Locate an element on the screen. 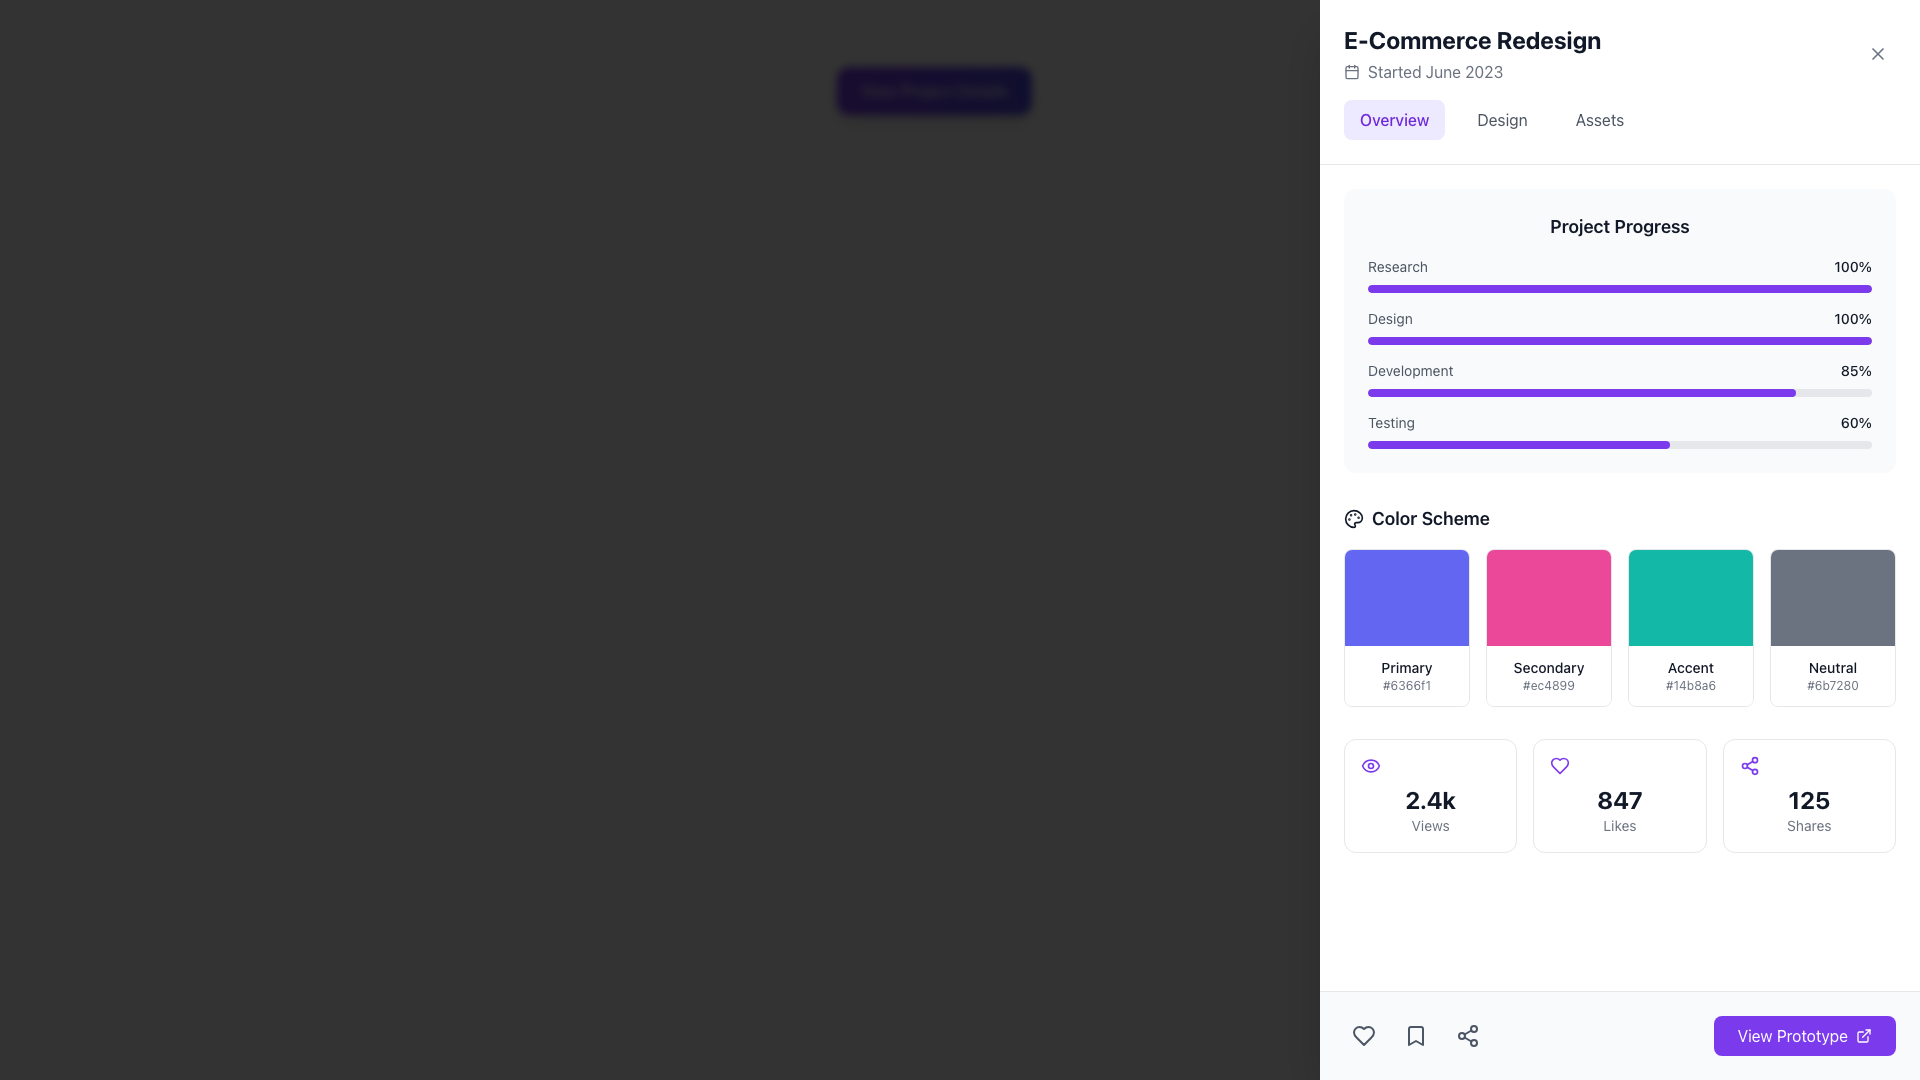  the share icon button located in the bottom toolbar, which visually resembles three connected nodes in a triangular arrangement is located at coordinates (1468, 1035).